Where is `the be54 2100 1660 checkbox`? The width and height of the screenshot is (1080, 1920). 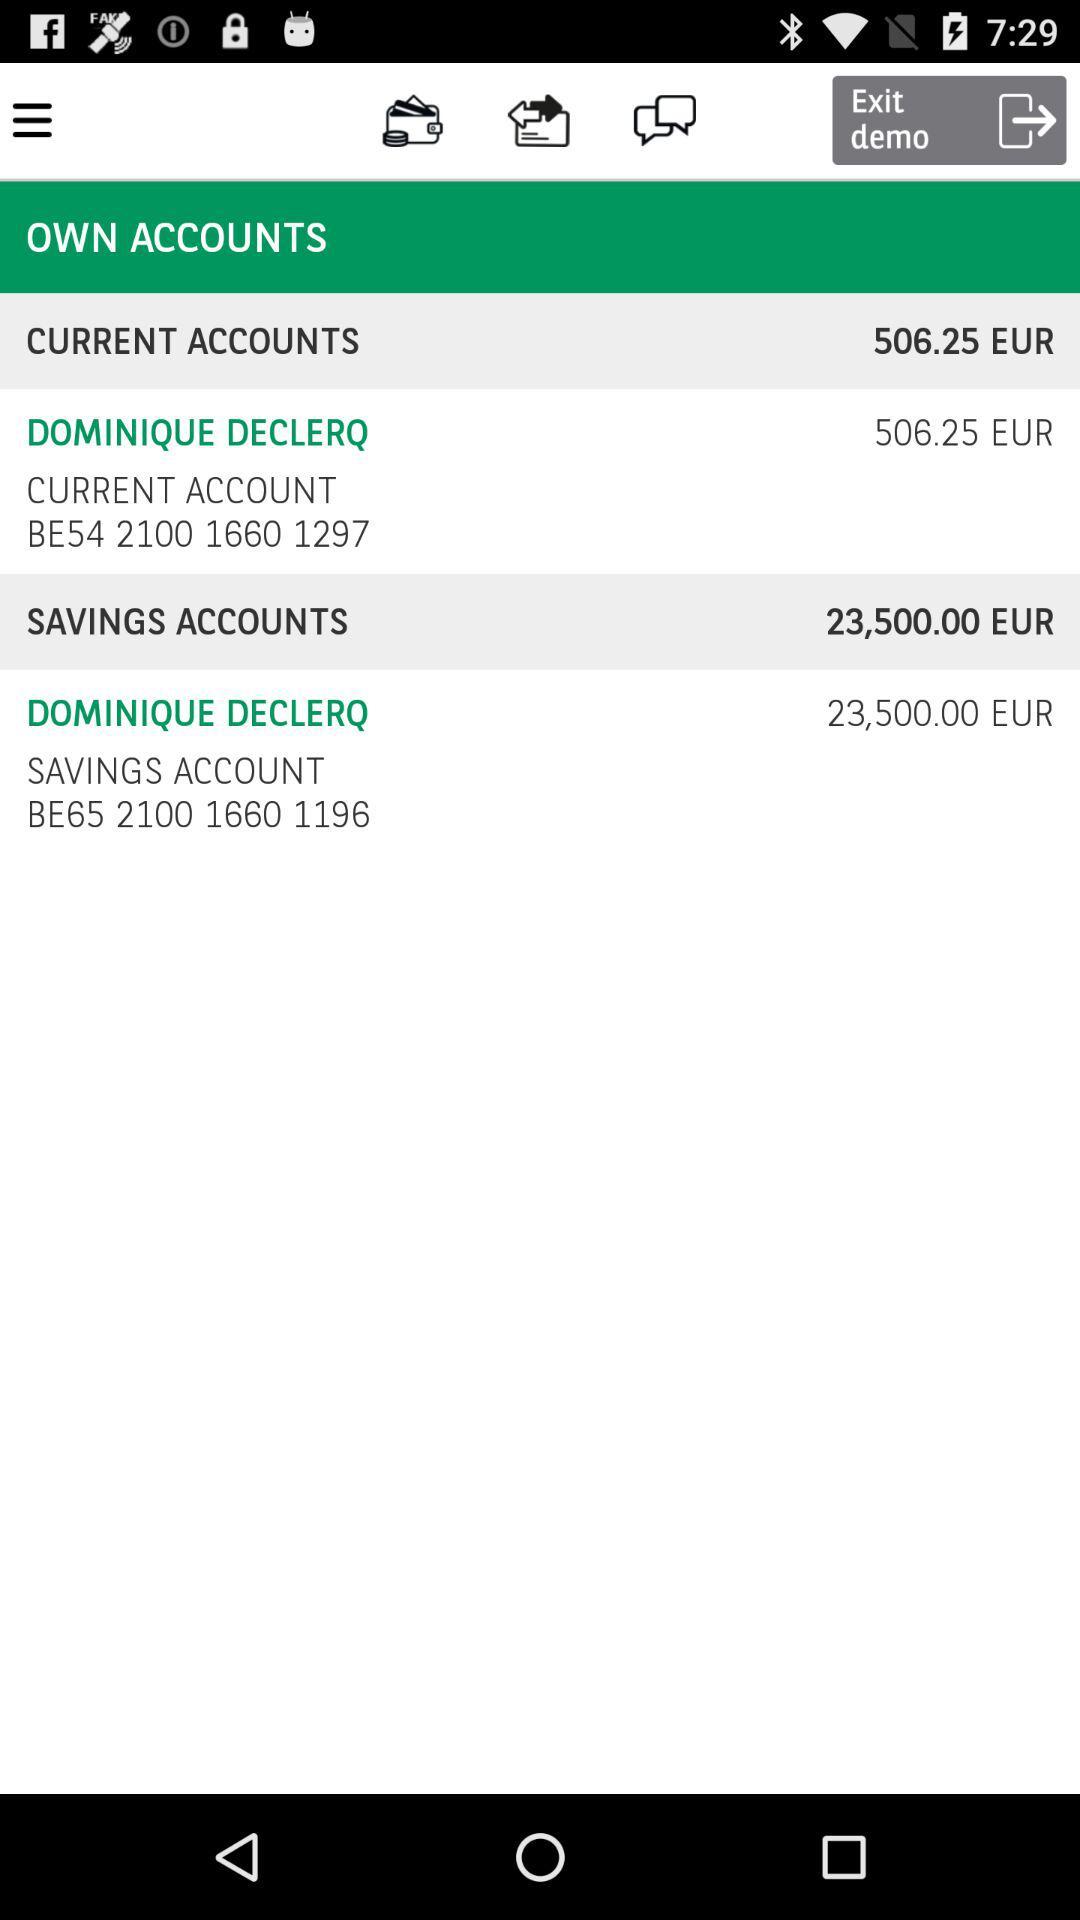
the be54 2100 1660 checkbox is located at coordinates (203, 533).